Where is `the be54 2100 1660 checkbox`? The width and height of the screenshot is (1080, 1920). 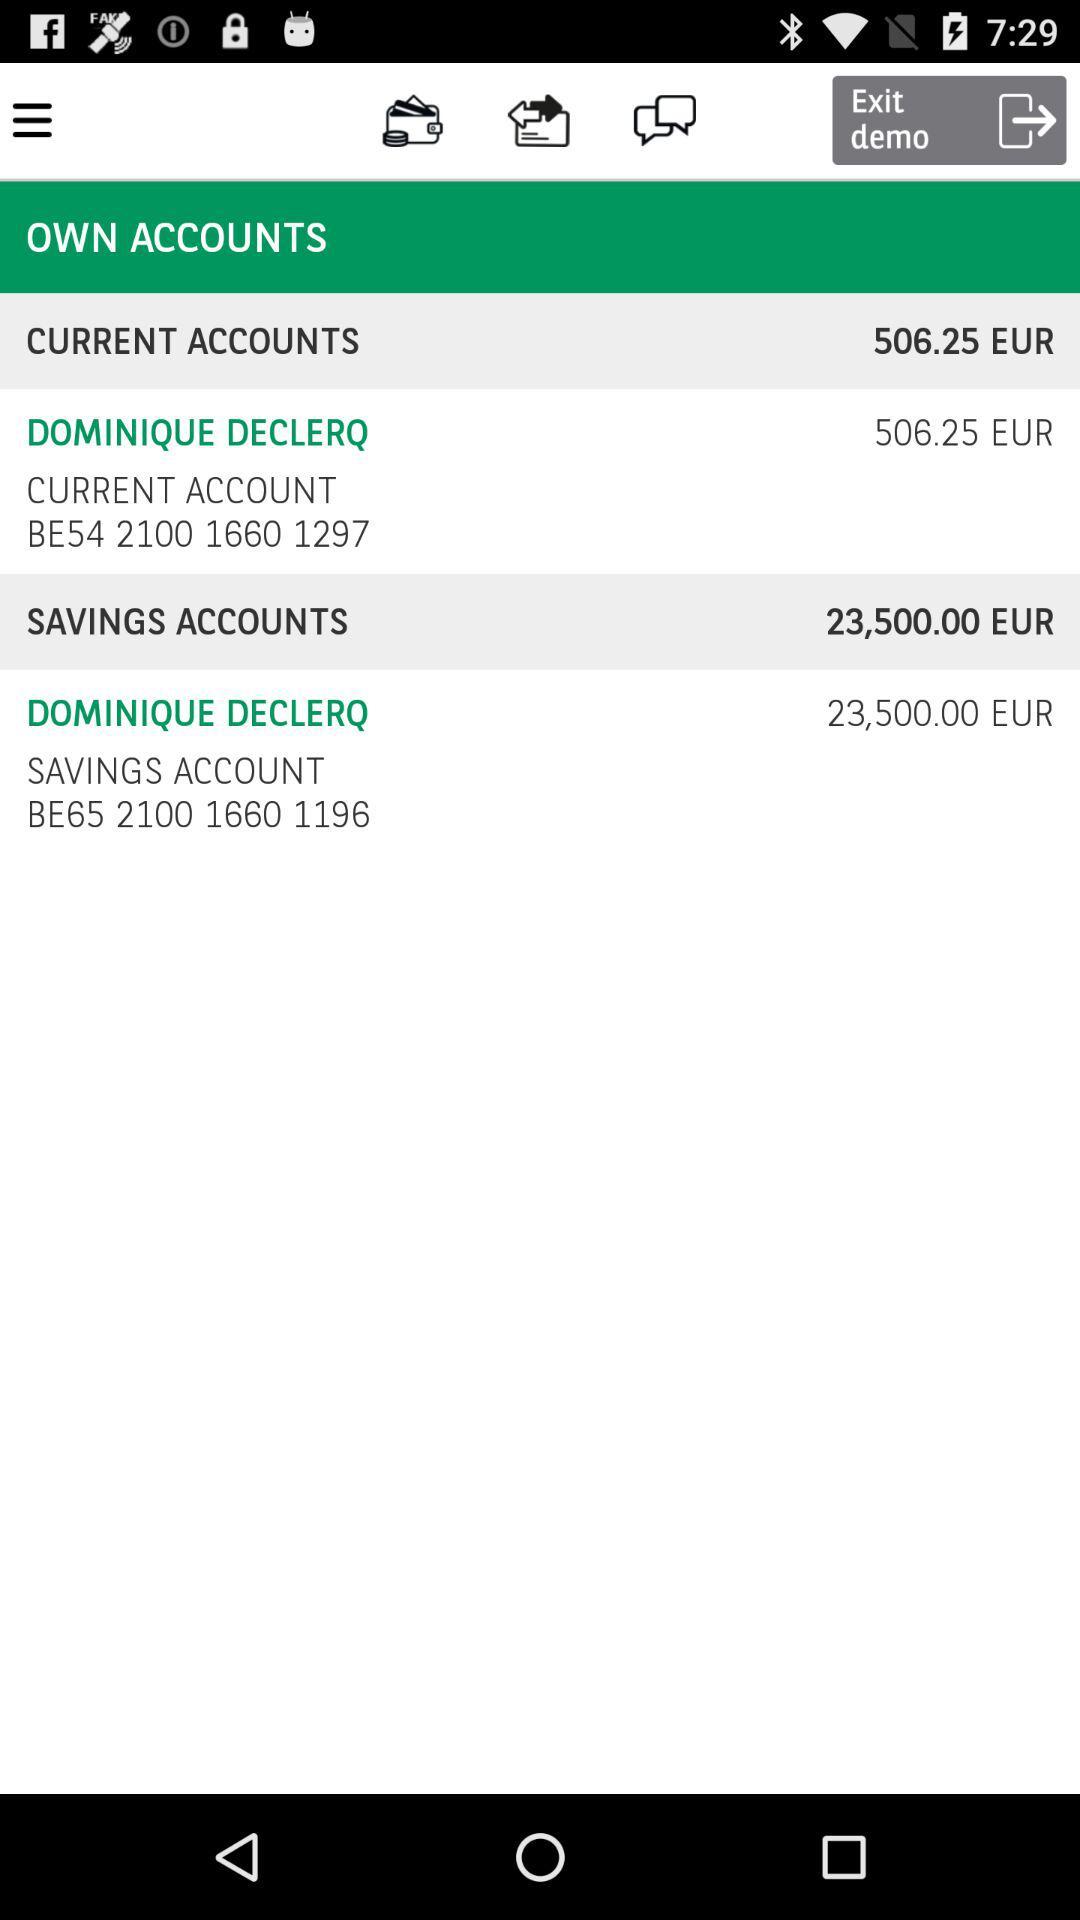
the be54 2100 1660 checkbox is located at coordinates (203, 533).